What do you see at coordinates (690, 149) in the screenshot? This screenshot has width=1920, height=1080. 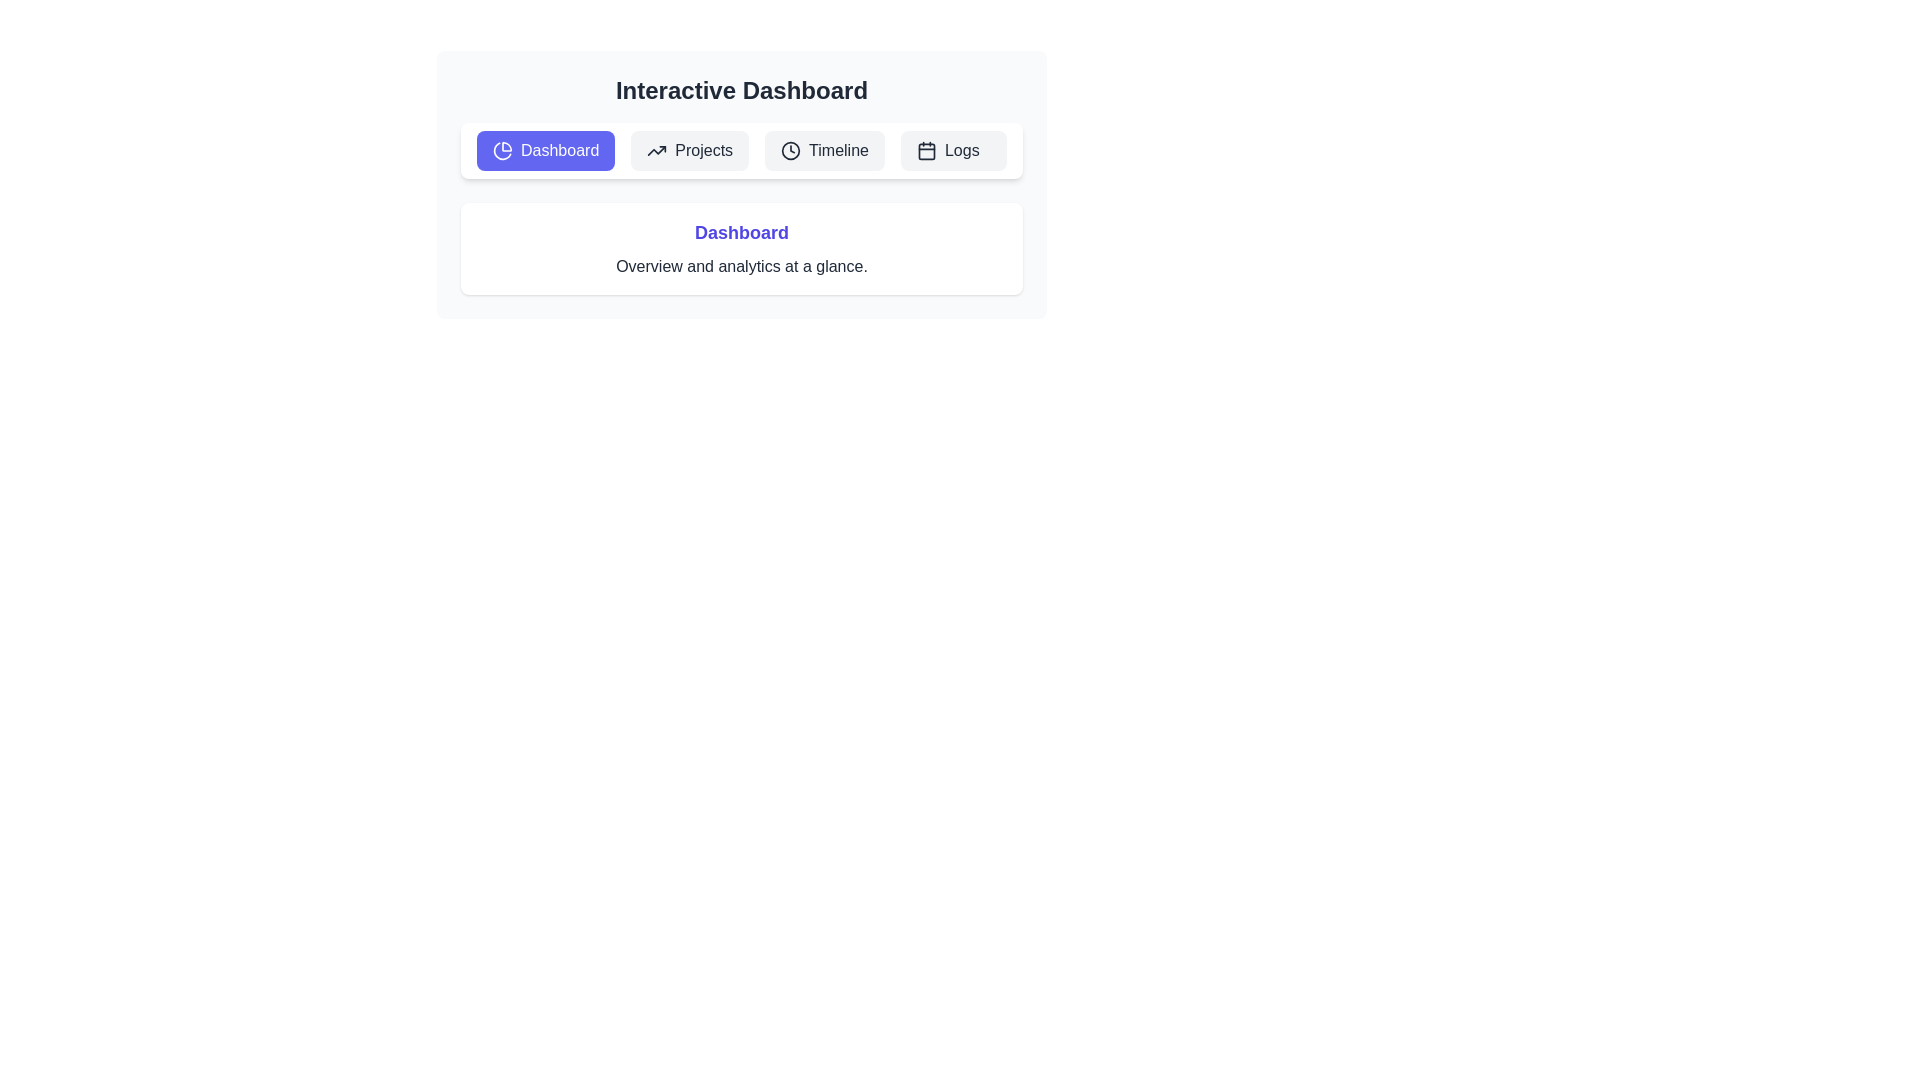 I see `the 'Projects' navigation button located in the horizontal navigation bar, which is the second item` at bounding box center [690, 149].